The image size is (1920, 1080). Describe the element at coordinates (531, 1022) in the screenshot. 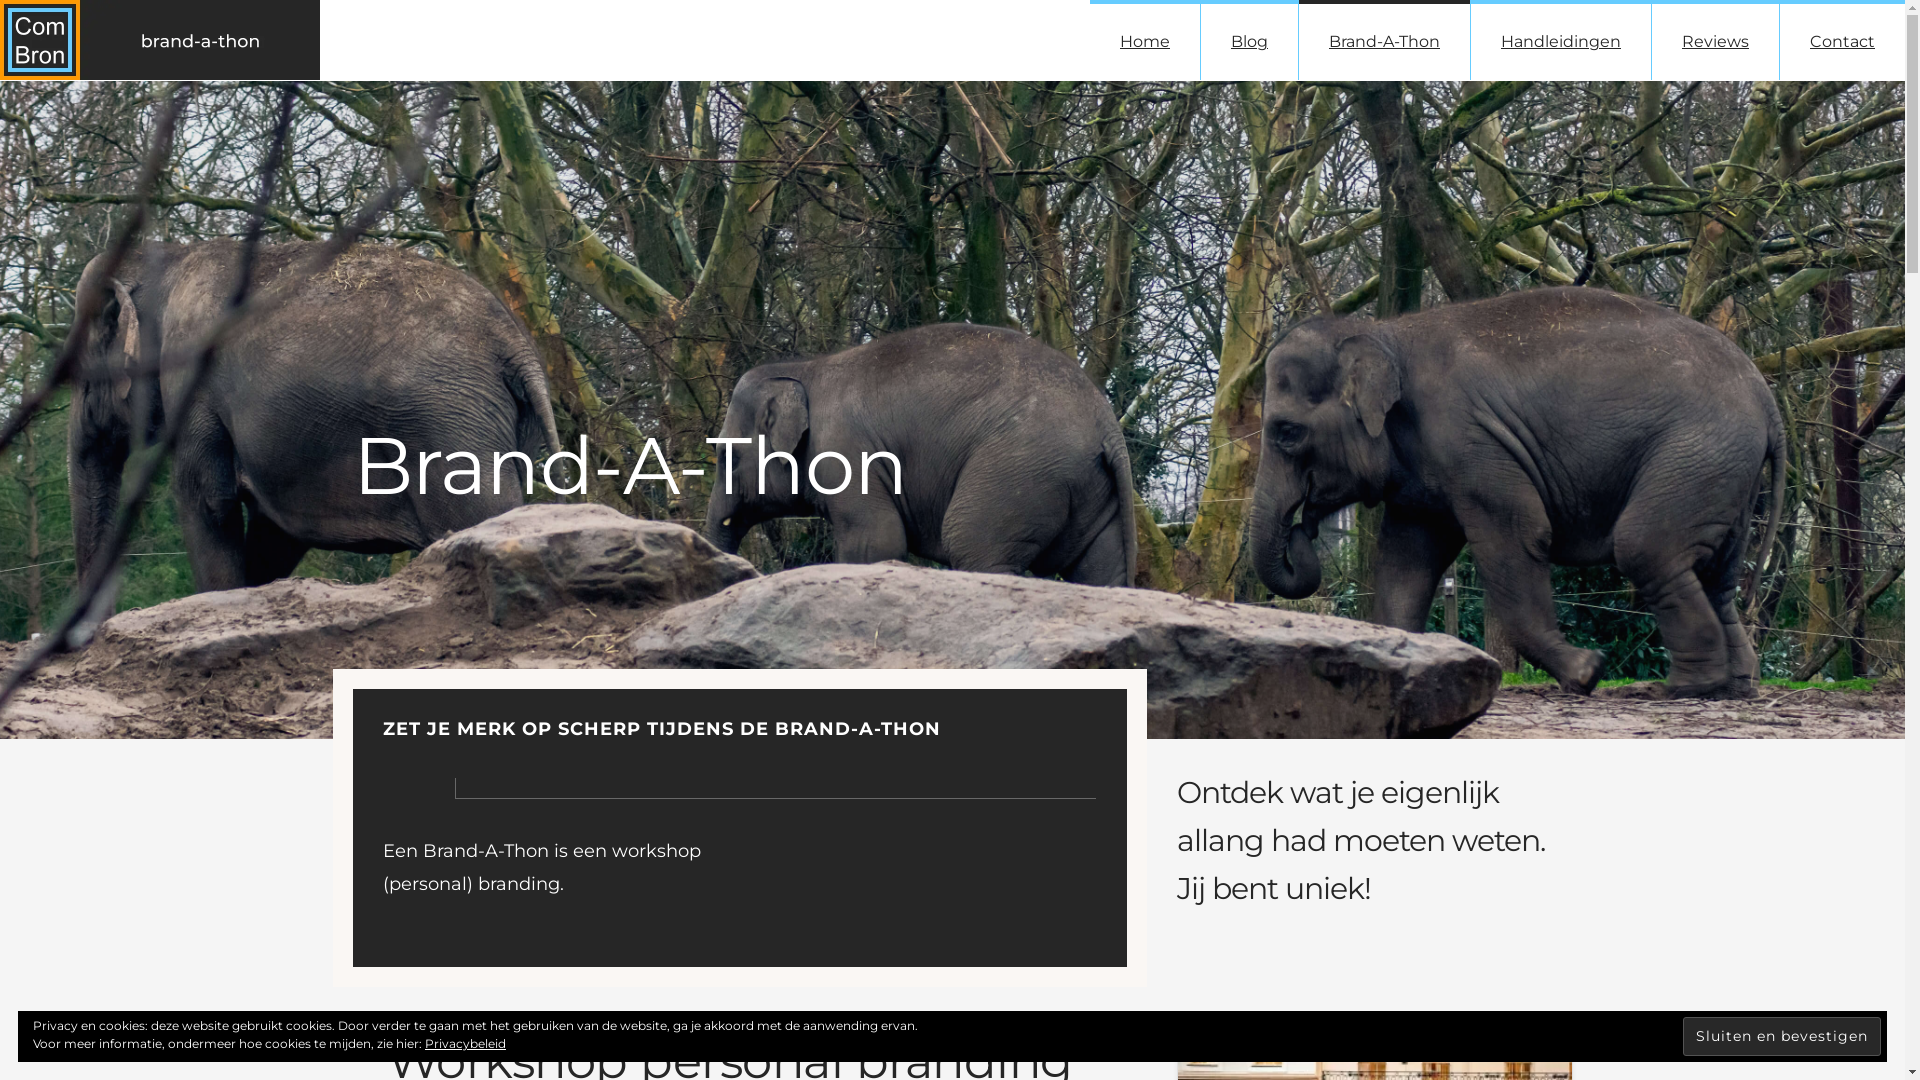

I see `'COLOFON'` at that location.